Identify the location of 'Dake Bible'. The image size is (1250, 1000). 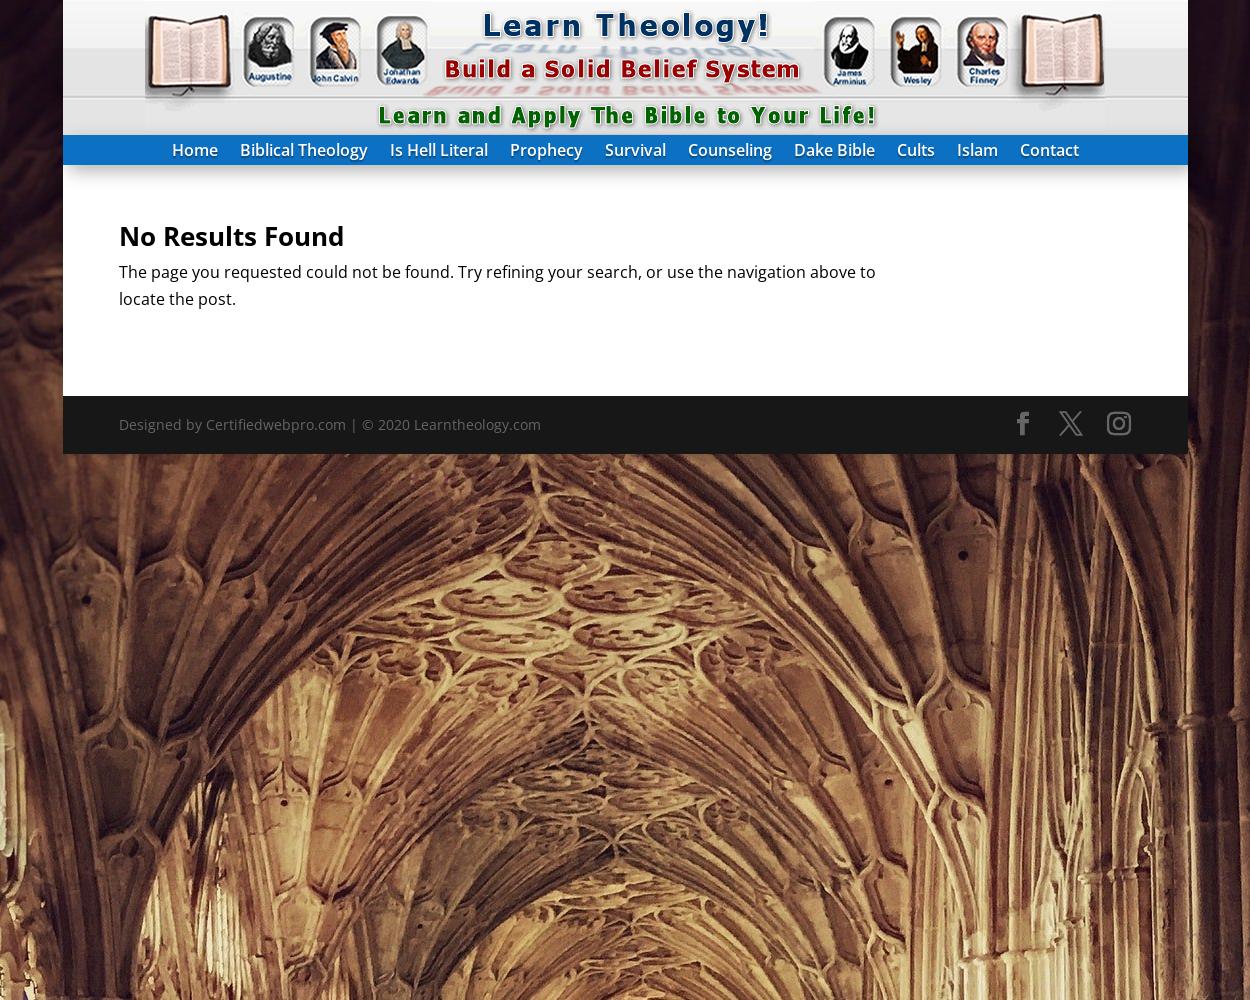
(832, 150).